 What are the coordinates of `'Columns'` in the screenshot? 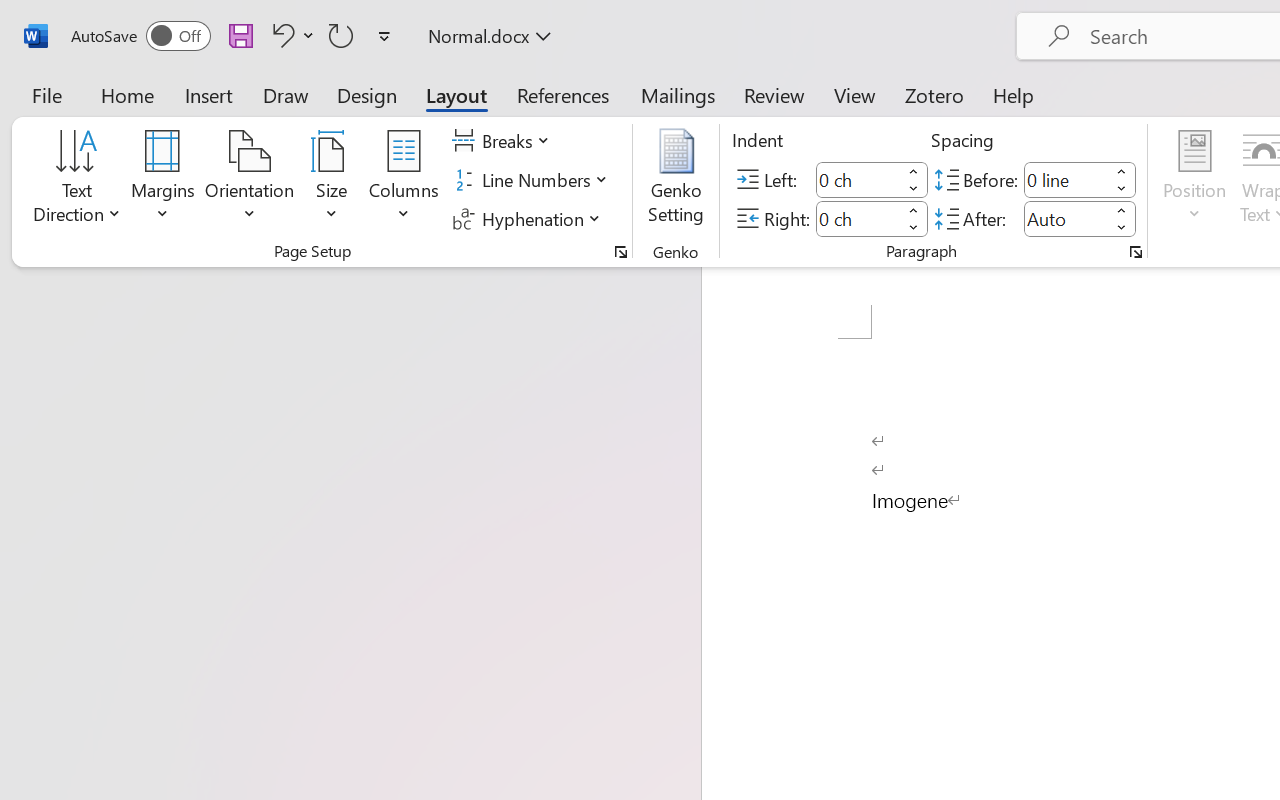 It's located at (403, 179).